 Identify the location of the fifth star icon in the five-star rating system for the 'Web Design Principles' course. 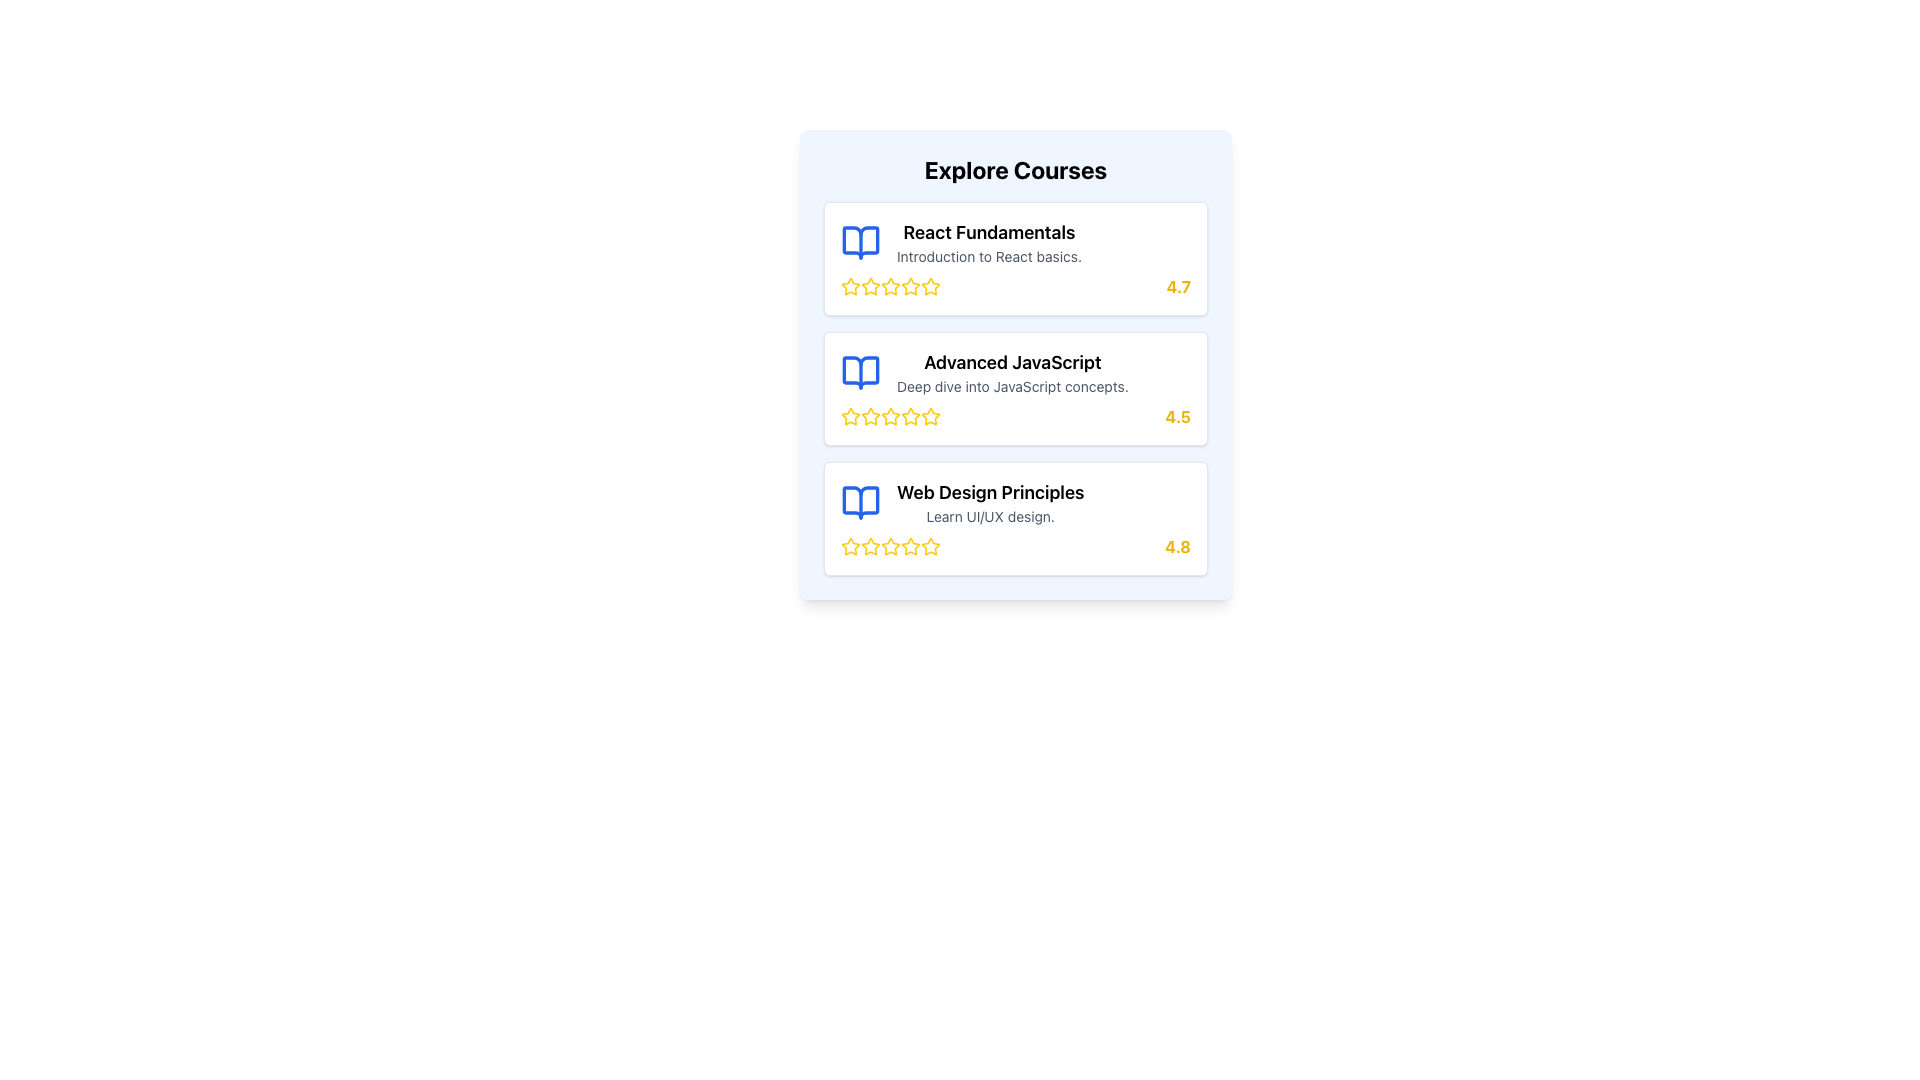
(930, 546).